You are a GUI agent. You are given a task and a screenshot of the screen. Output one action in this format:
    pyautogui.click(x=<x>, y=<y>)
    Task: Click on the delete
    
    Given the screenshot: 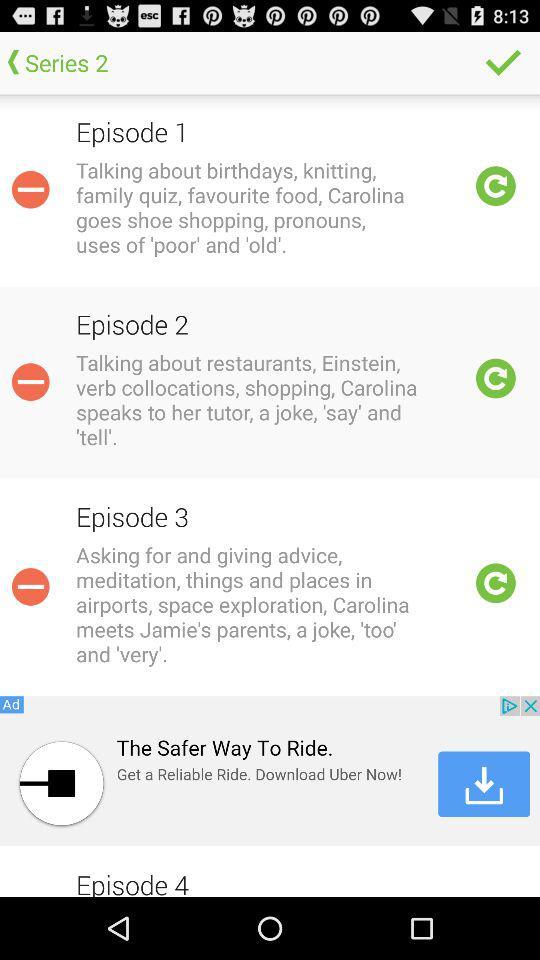 What is the action you would take?
    pyautogui.click(x=29, y=586)
    